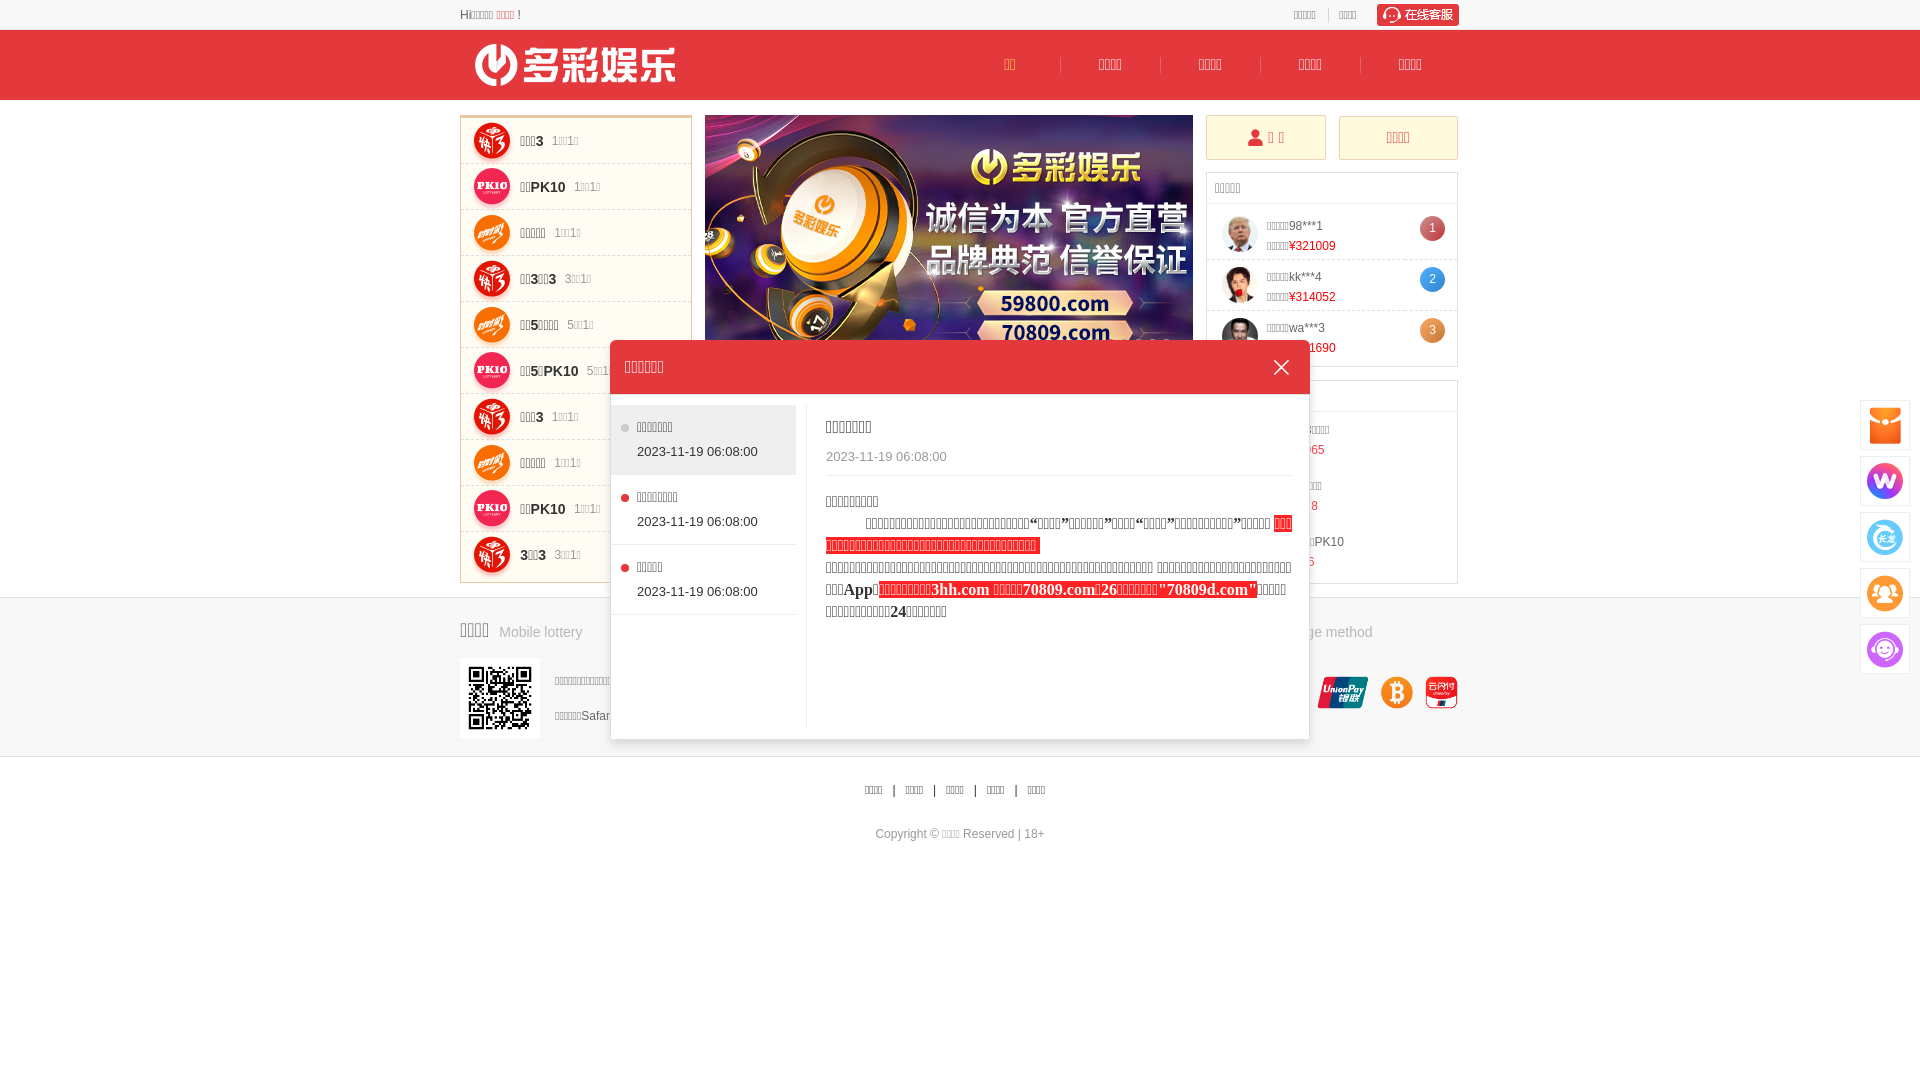  I want to click on '|', so click(1015, 789).